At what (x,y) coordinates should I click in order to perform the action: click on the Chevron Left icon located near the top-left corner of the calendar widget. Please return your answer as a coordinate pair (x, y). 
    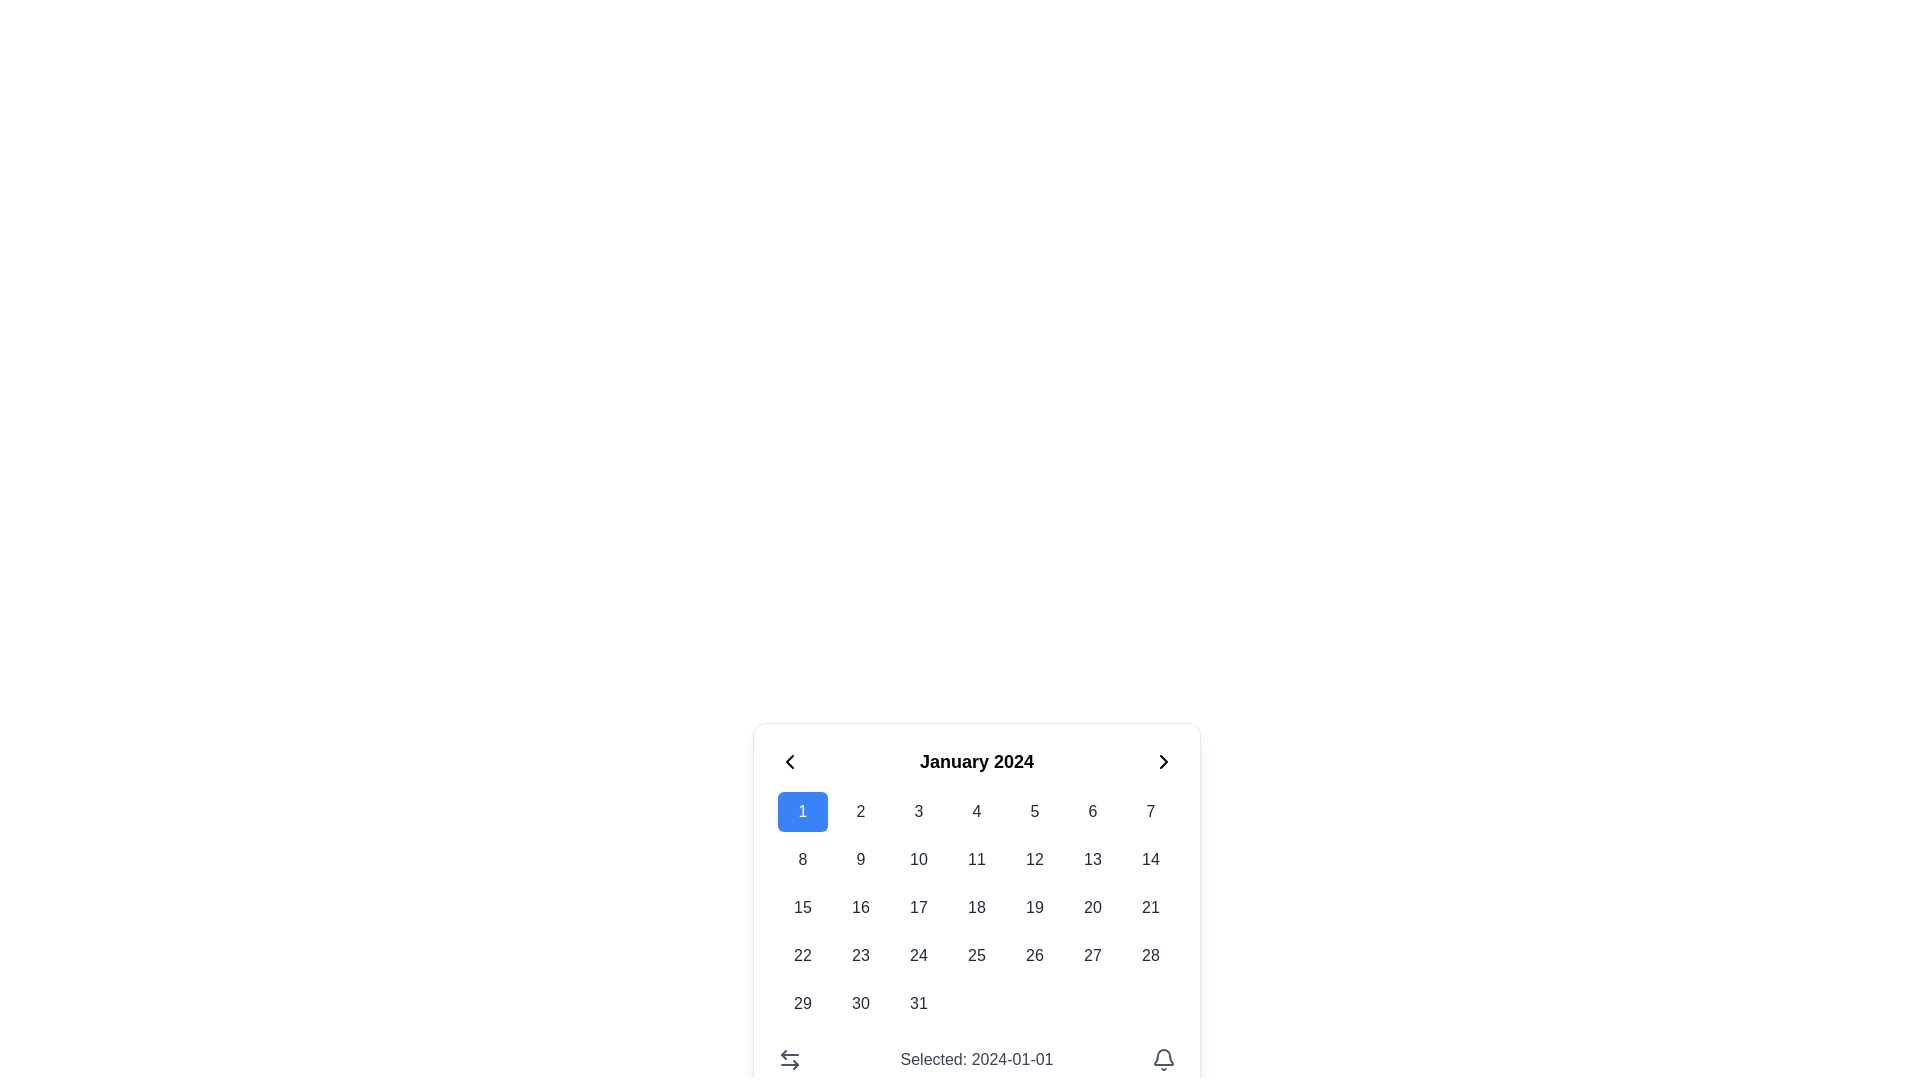
    Looking at the image, I should click on (789, 762).